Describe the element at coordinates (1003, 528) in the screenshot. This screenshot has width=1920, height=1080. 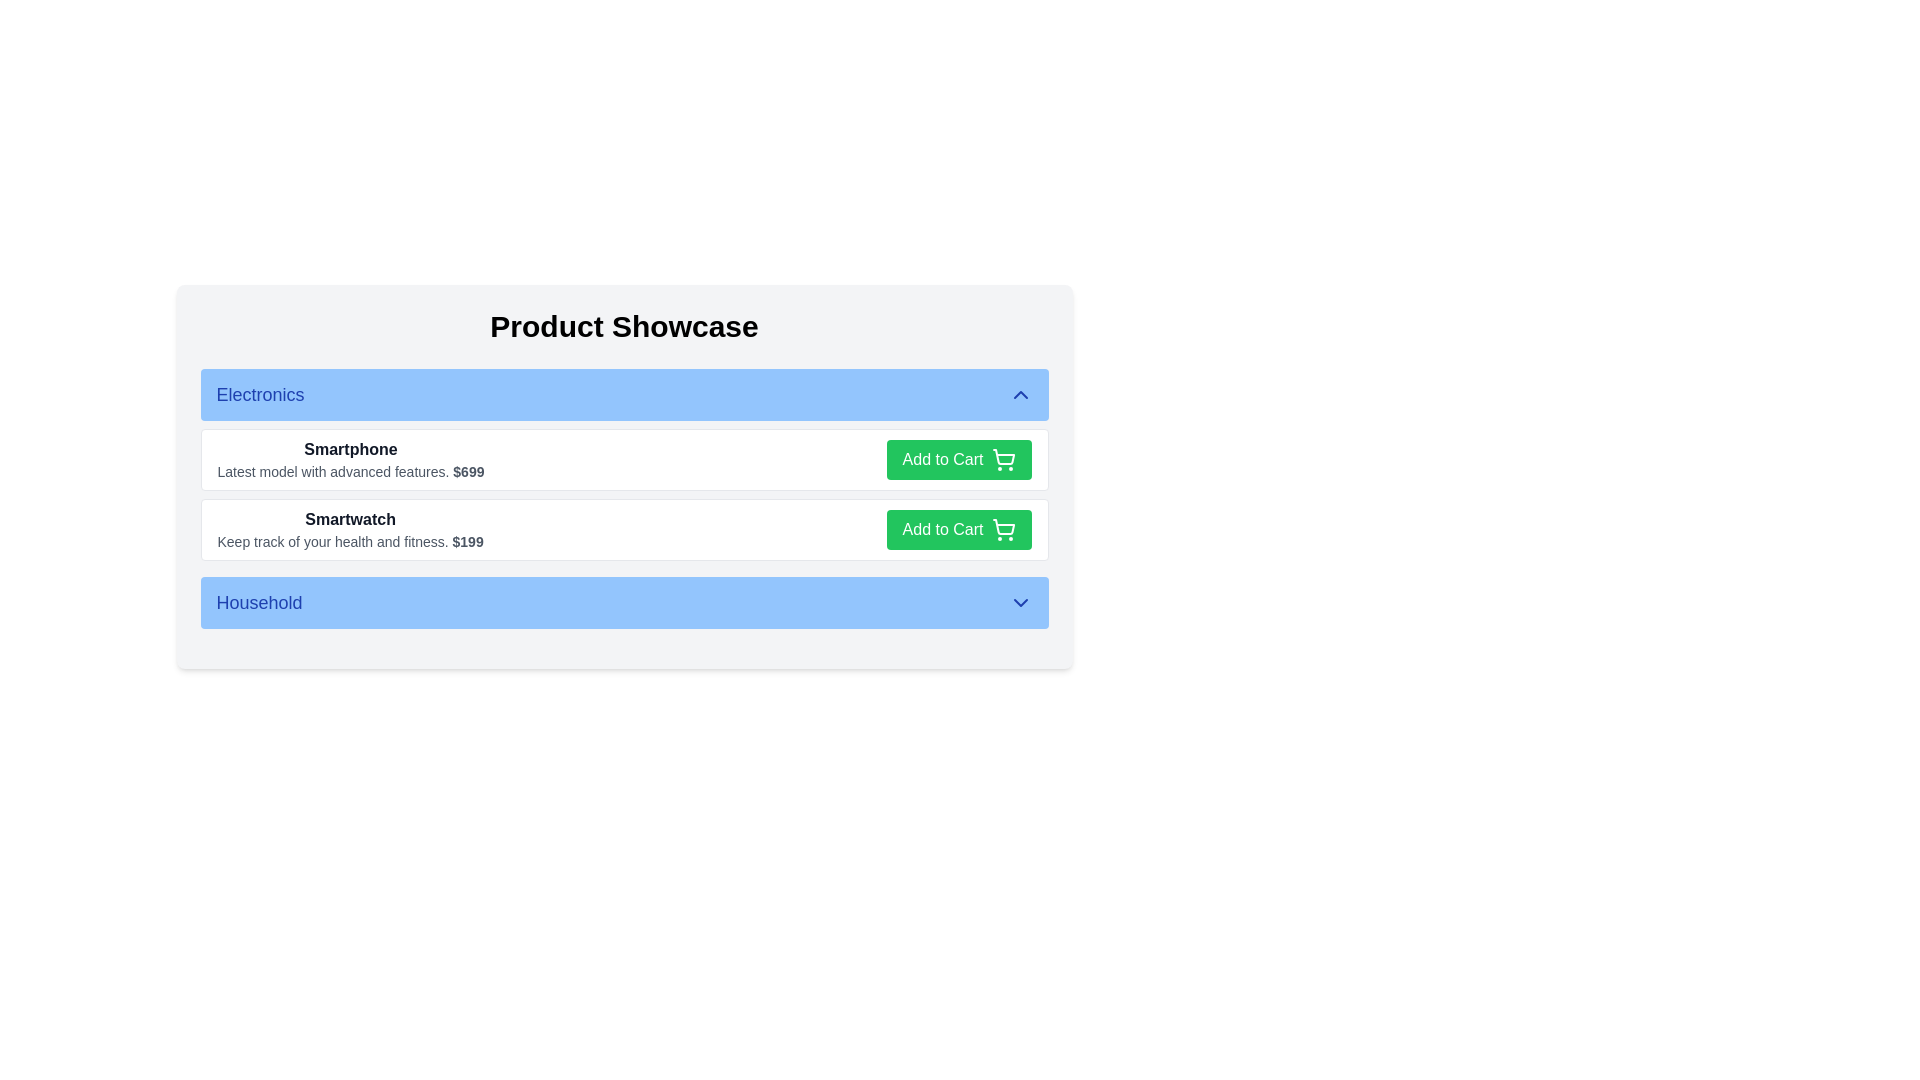
I see `the 'Add to Cart' icon located to the immediate right of the 'Add to Cart' text inside the green button in the 'Smartwatch' row under the 'Electronics' section` at that location.